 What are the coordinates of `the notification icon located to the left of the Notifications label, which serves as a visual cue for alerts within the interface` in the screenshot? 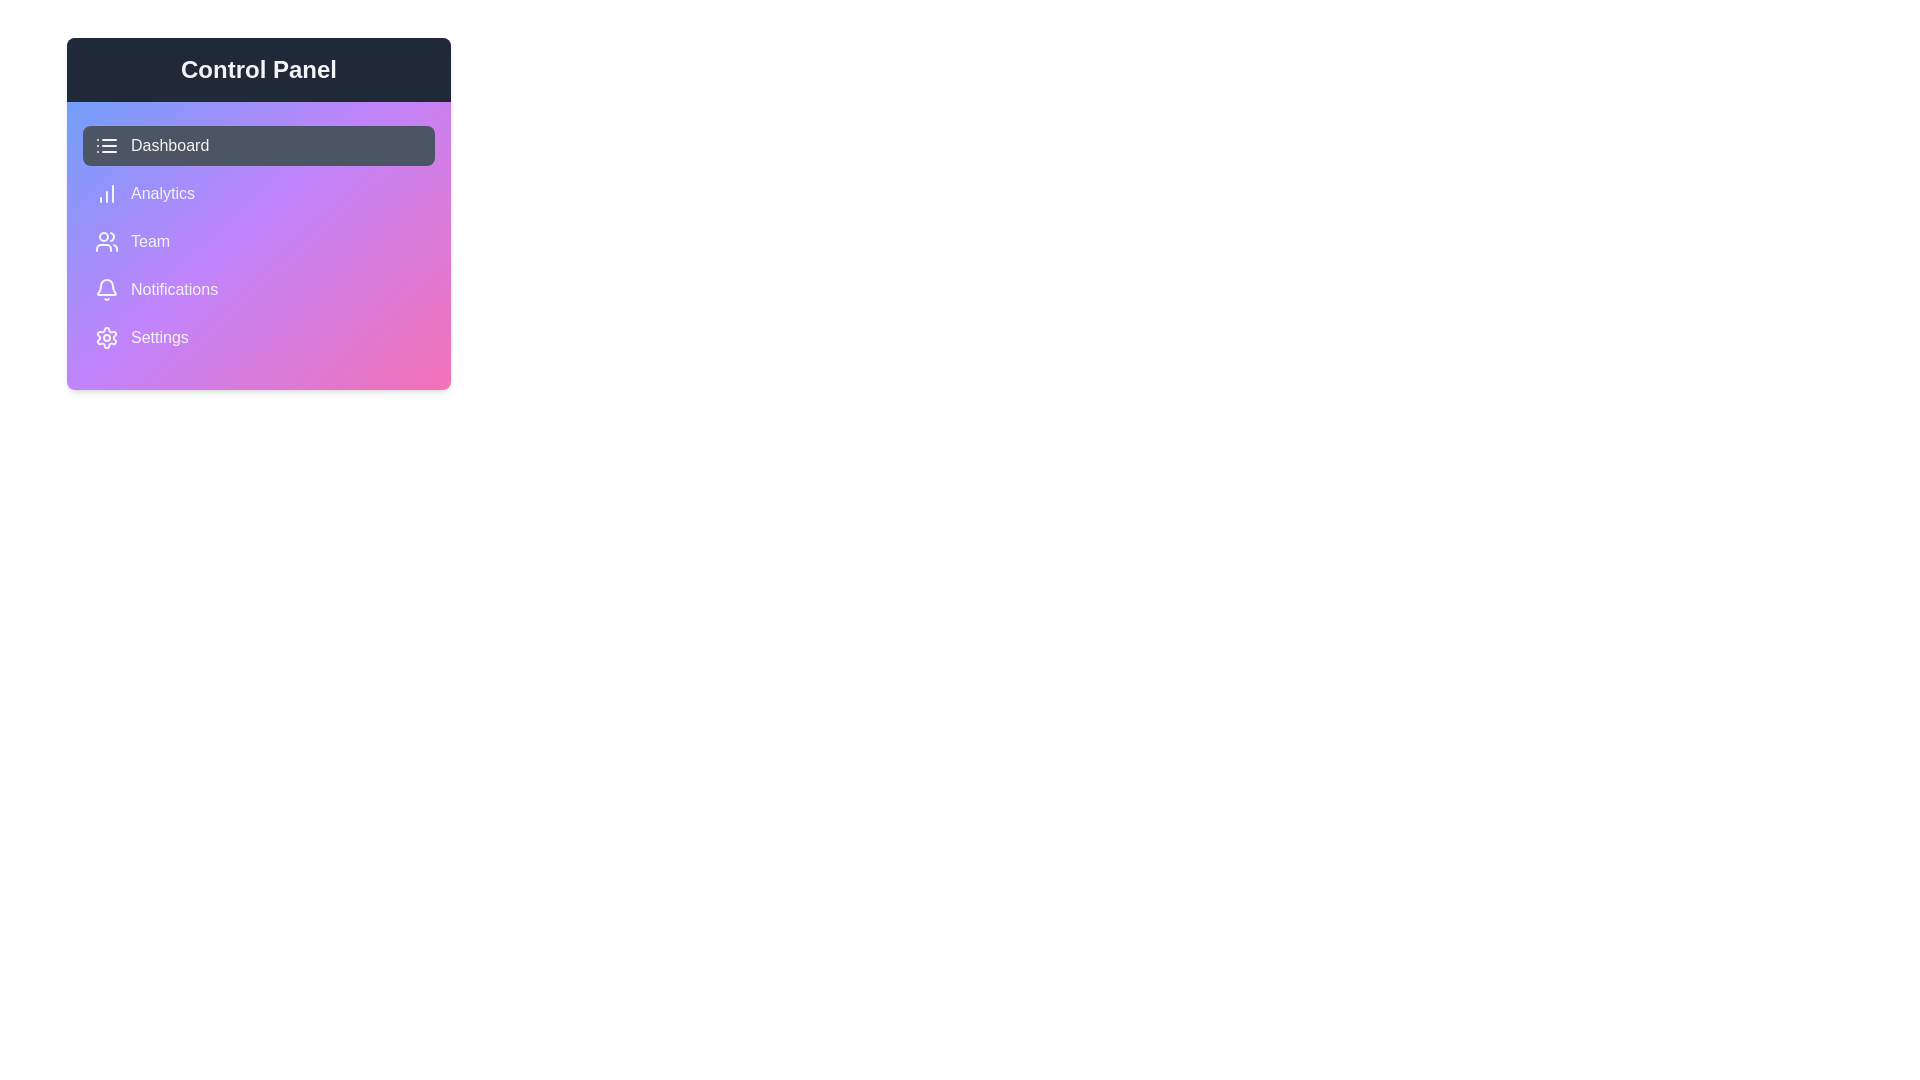 It's located at (105, 287).